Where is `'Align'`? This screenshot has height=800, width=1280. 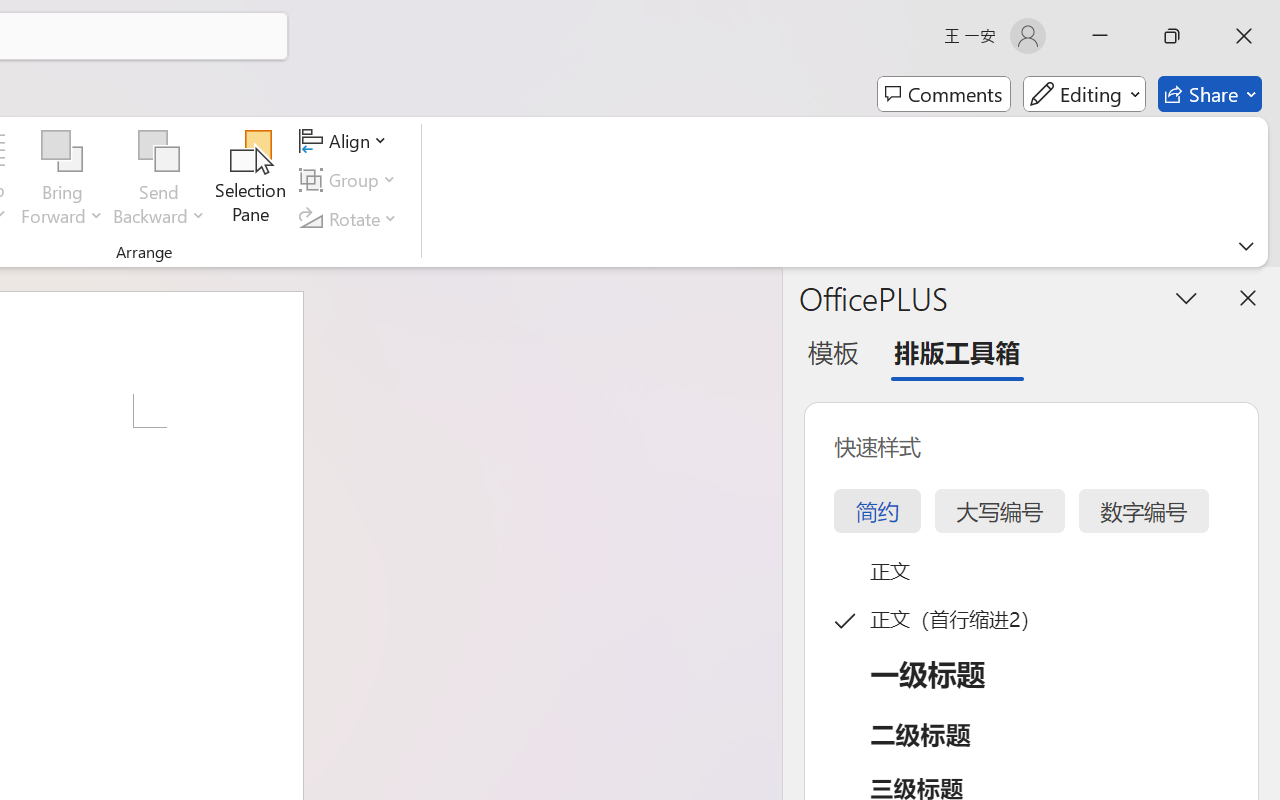
'Align' is located at coordinates (346, 141).